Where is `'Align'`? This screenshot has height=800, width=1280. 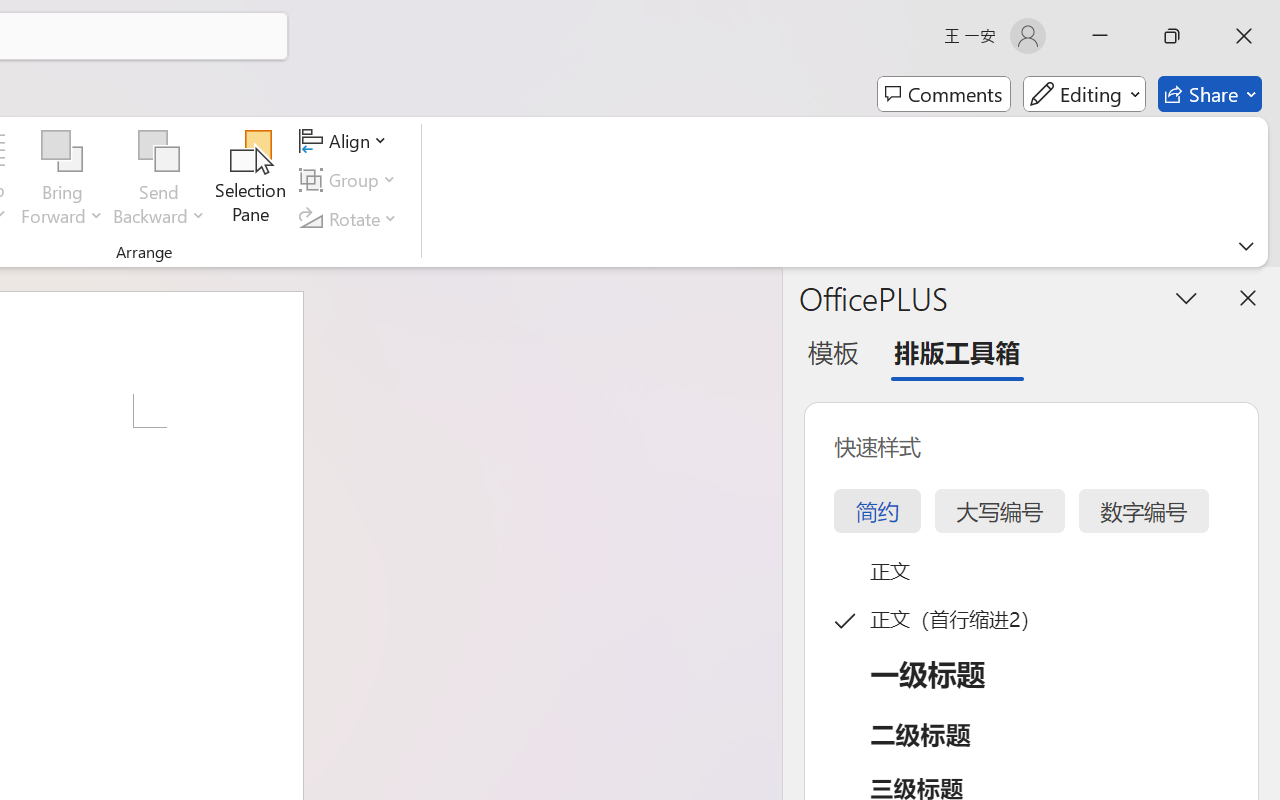
'Align' is located at coordinates (346, 141).